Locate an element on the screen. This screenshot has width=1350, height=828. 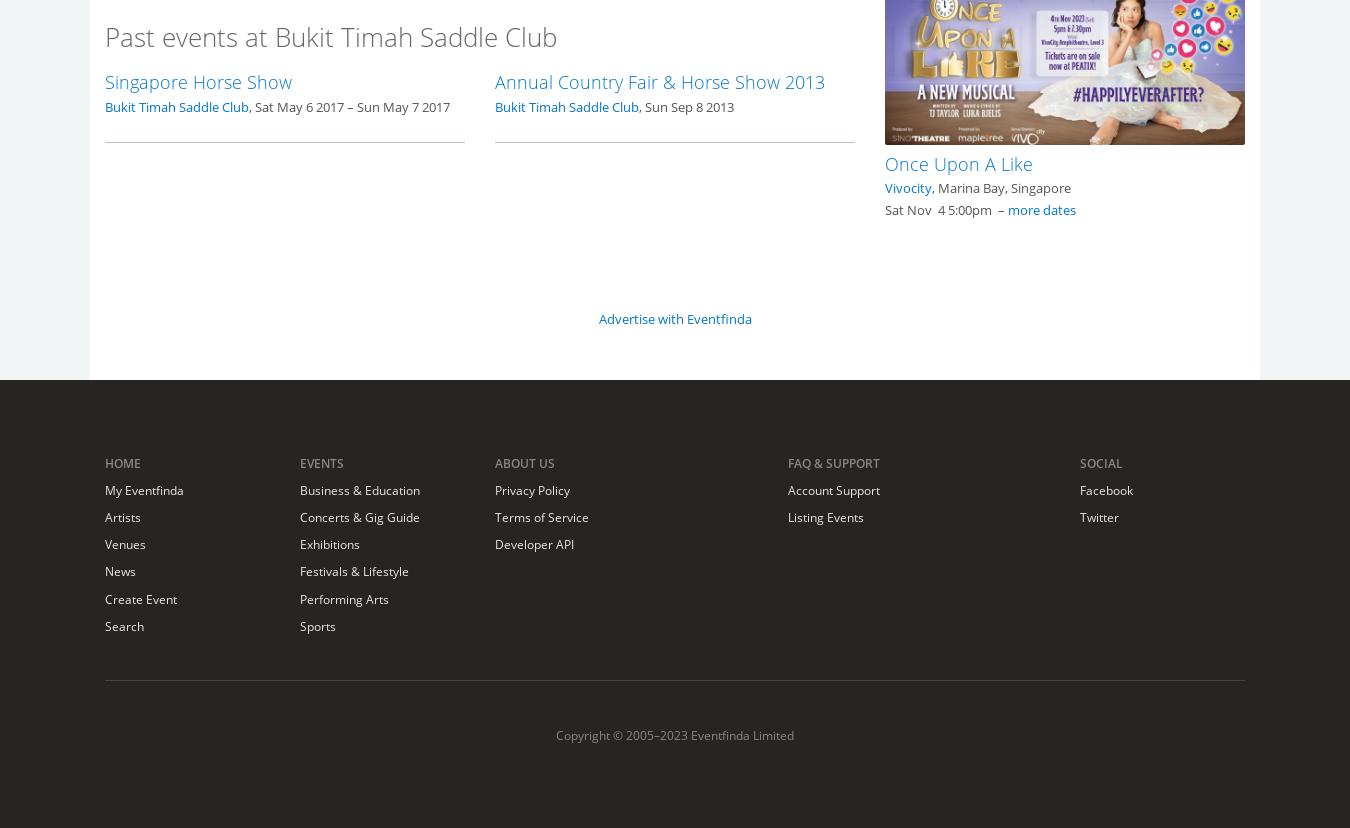
'Exhibitions' is located at coordinates (328, 543).